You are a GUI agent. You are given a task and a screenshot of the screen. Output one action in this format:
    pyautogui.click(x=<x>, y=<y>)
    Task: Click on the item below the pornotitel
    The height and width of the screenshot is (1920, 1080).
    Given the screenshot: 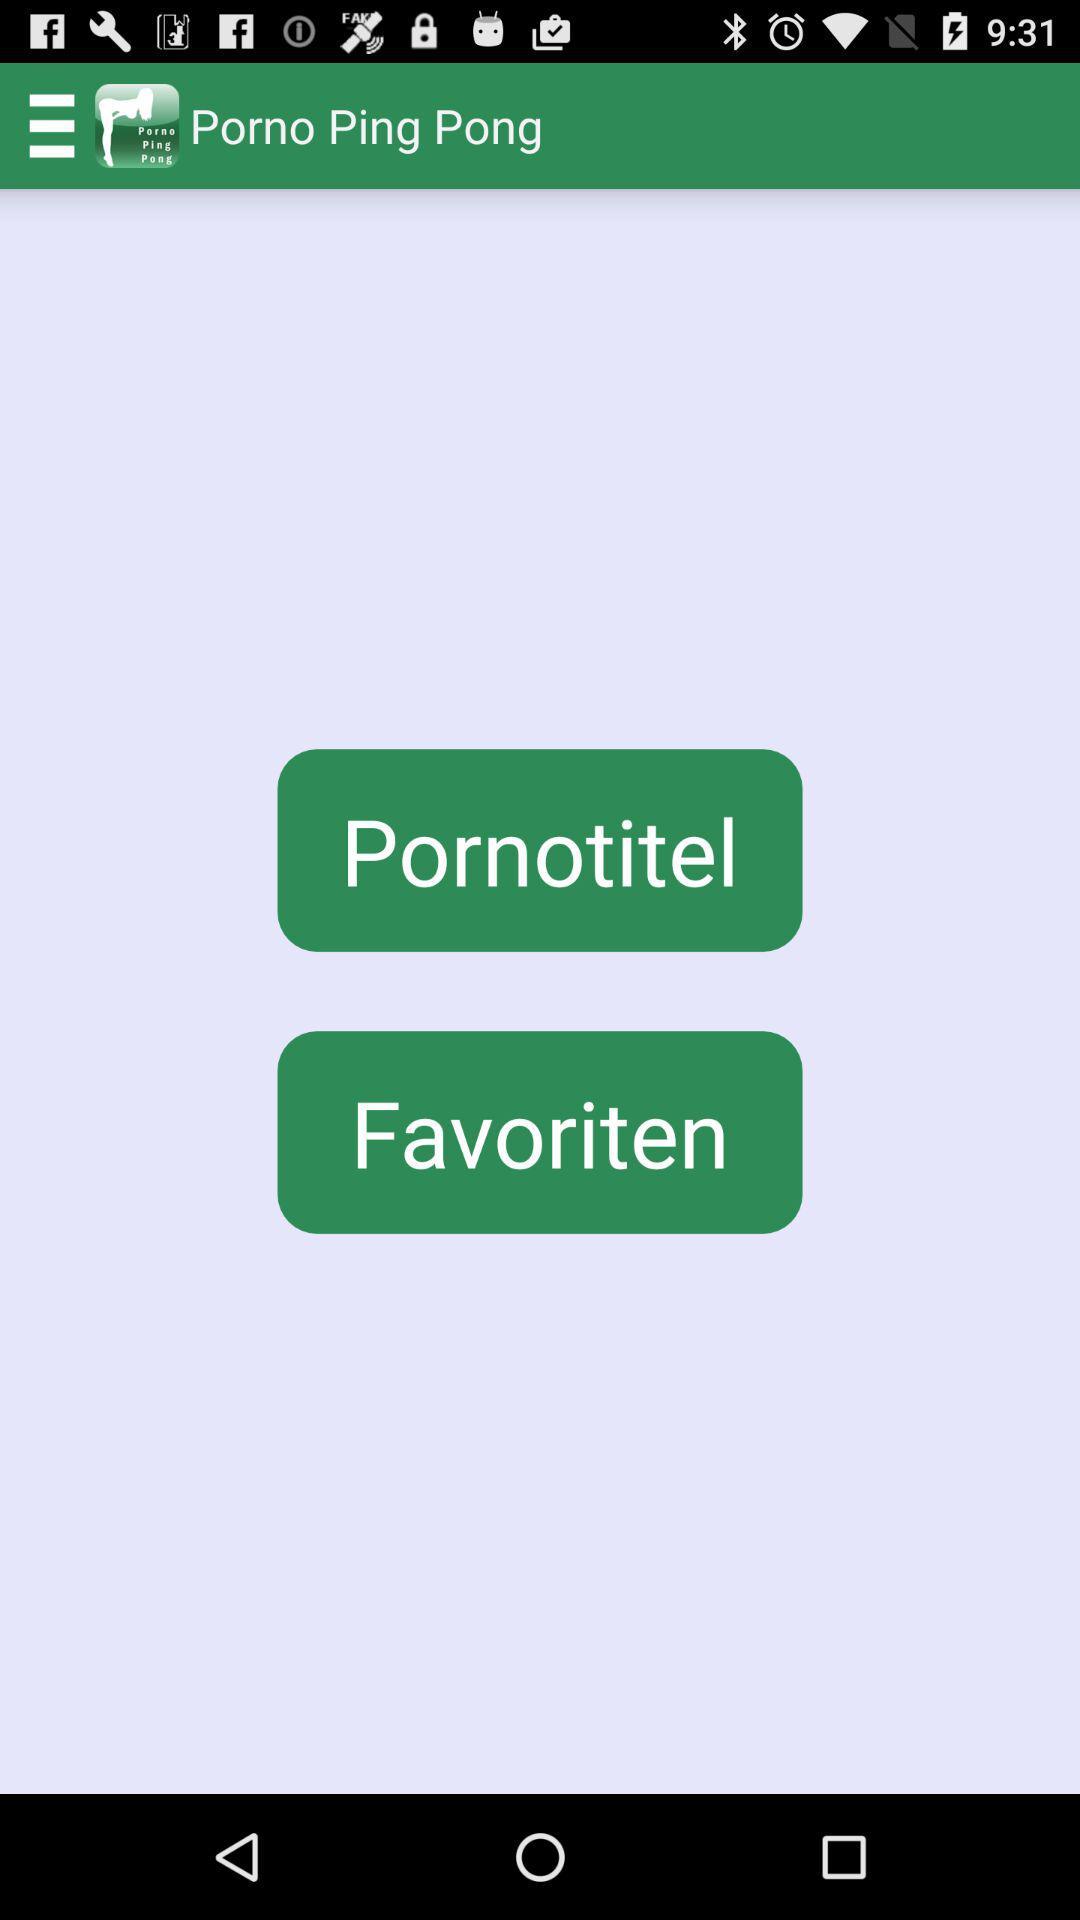 What is the action you would take?
    pyautogui.click(x=540, y=1132)
    